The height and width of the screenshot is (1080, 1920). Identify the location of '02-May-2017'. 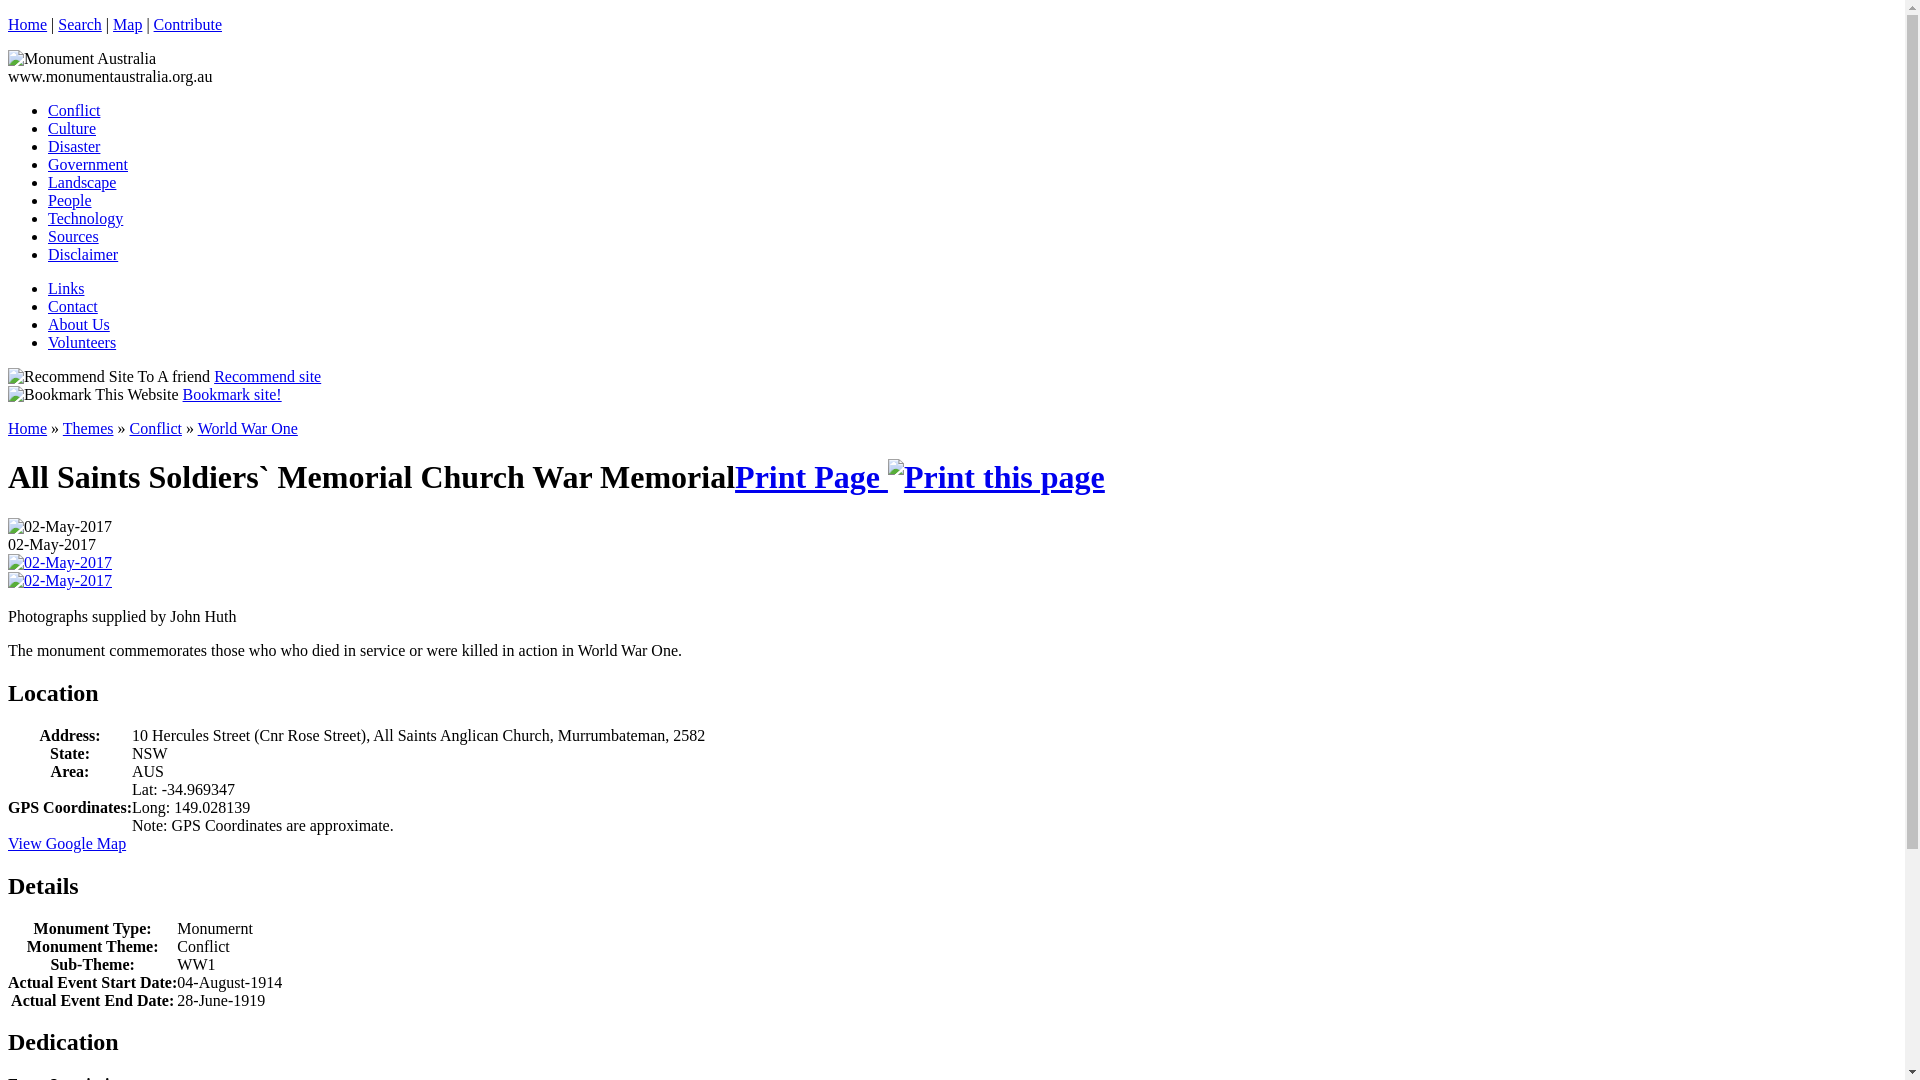
(59, 563).